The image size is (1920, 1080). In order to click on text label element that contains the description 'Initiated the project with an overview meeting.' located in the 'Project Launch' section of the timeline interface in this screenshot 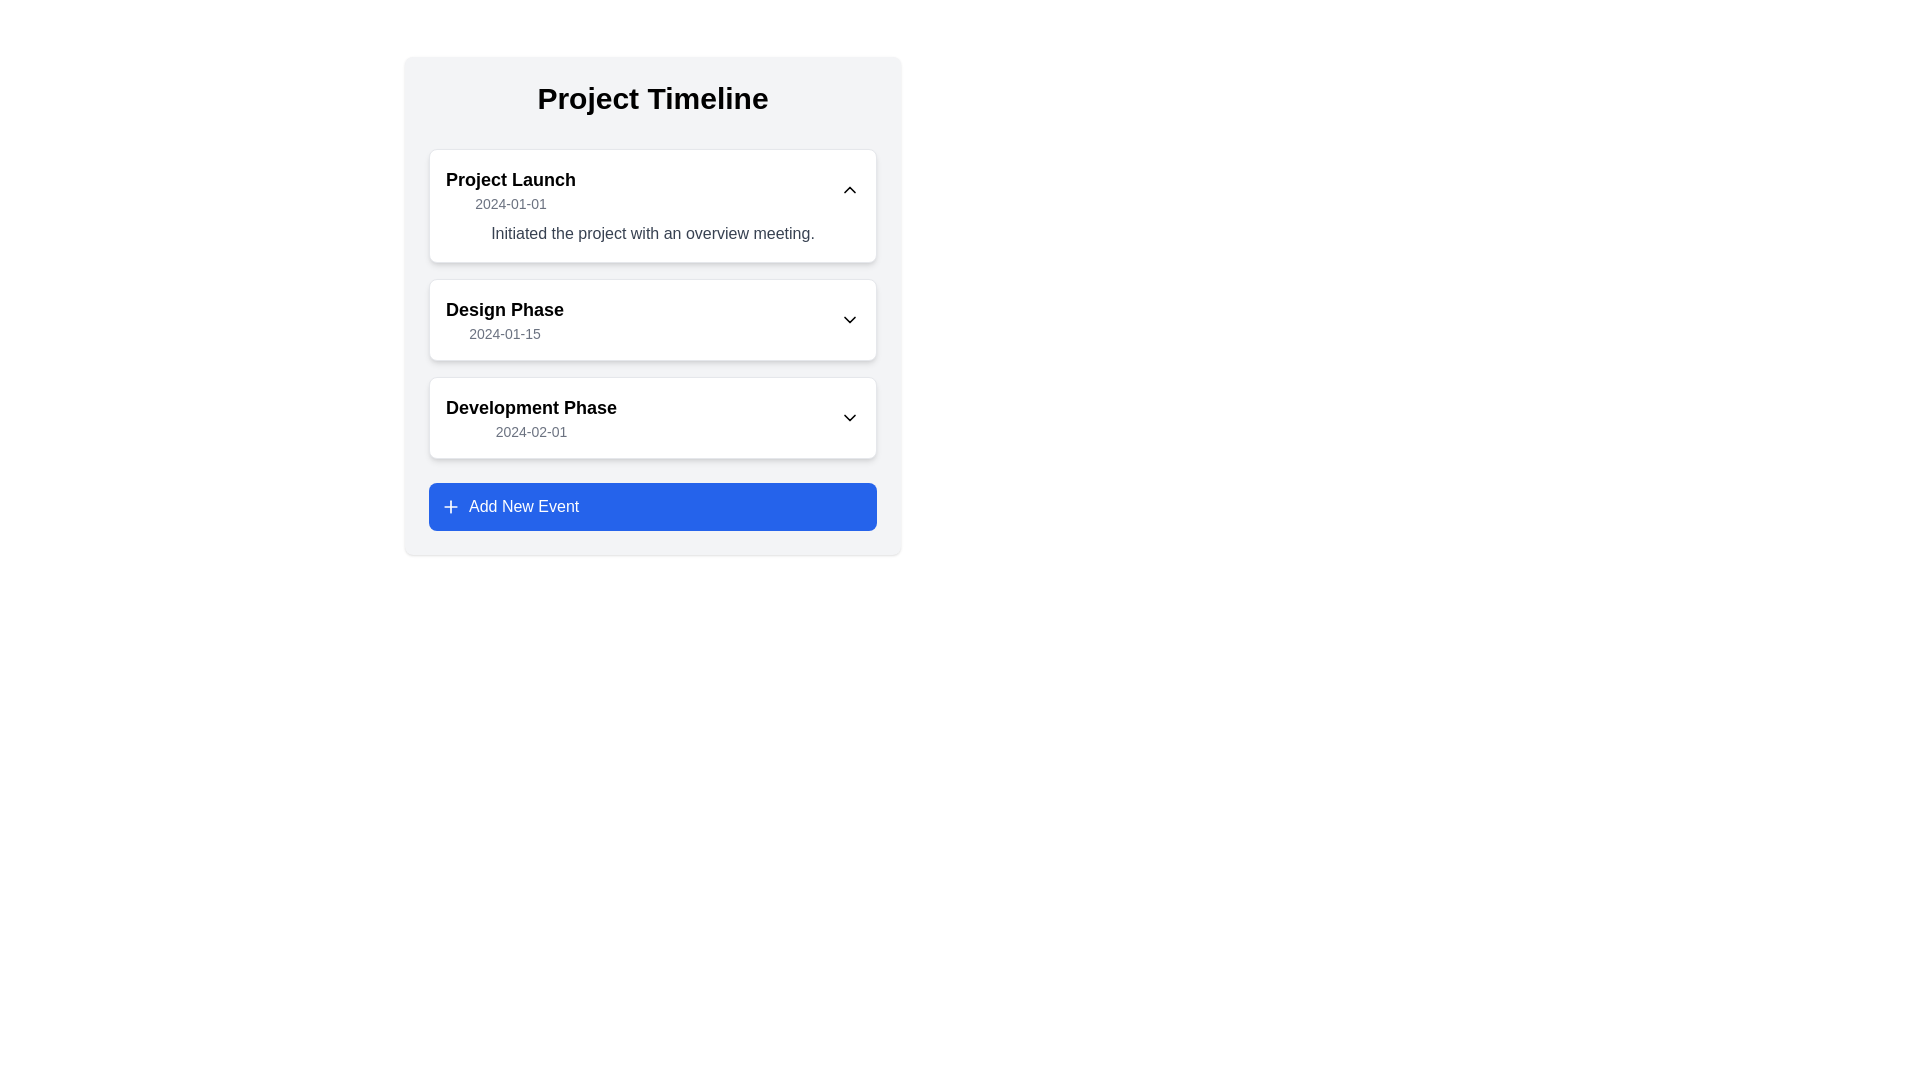, I will do `click(652, 233)`.